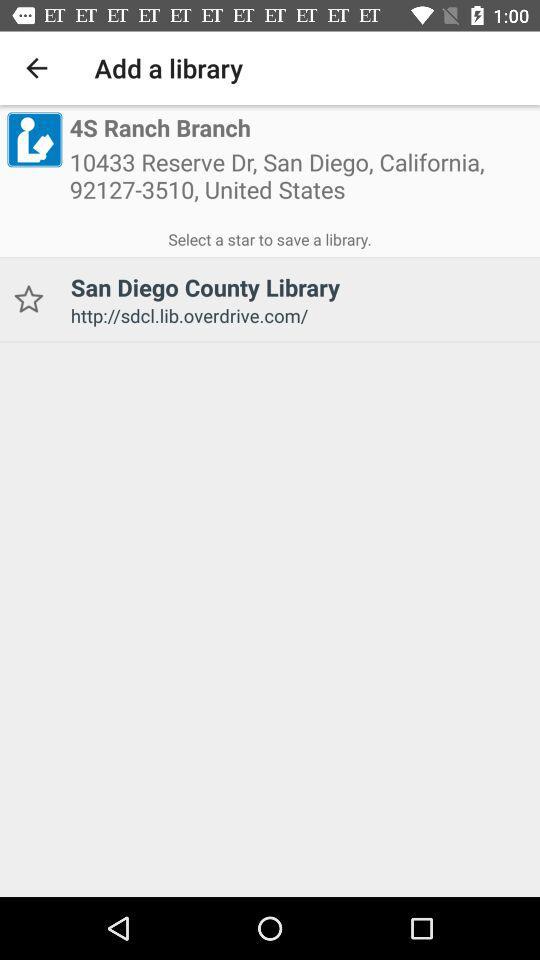 Image resolution: width=540 pixels, height=960 pixels. What do you see at coordinates (159, 128) in the screenshot?
I see `the 4s ranch branch` at bounding box center [159, 128].